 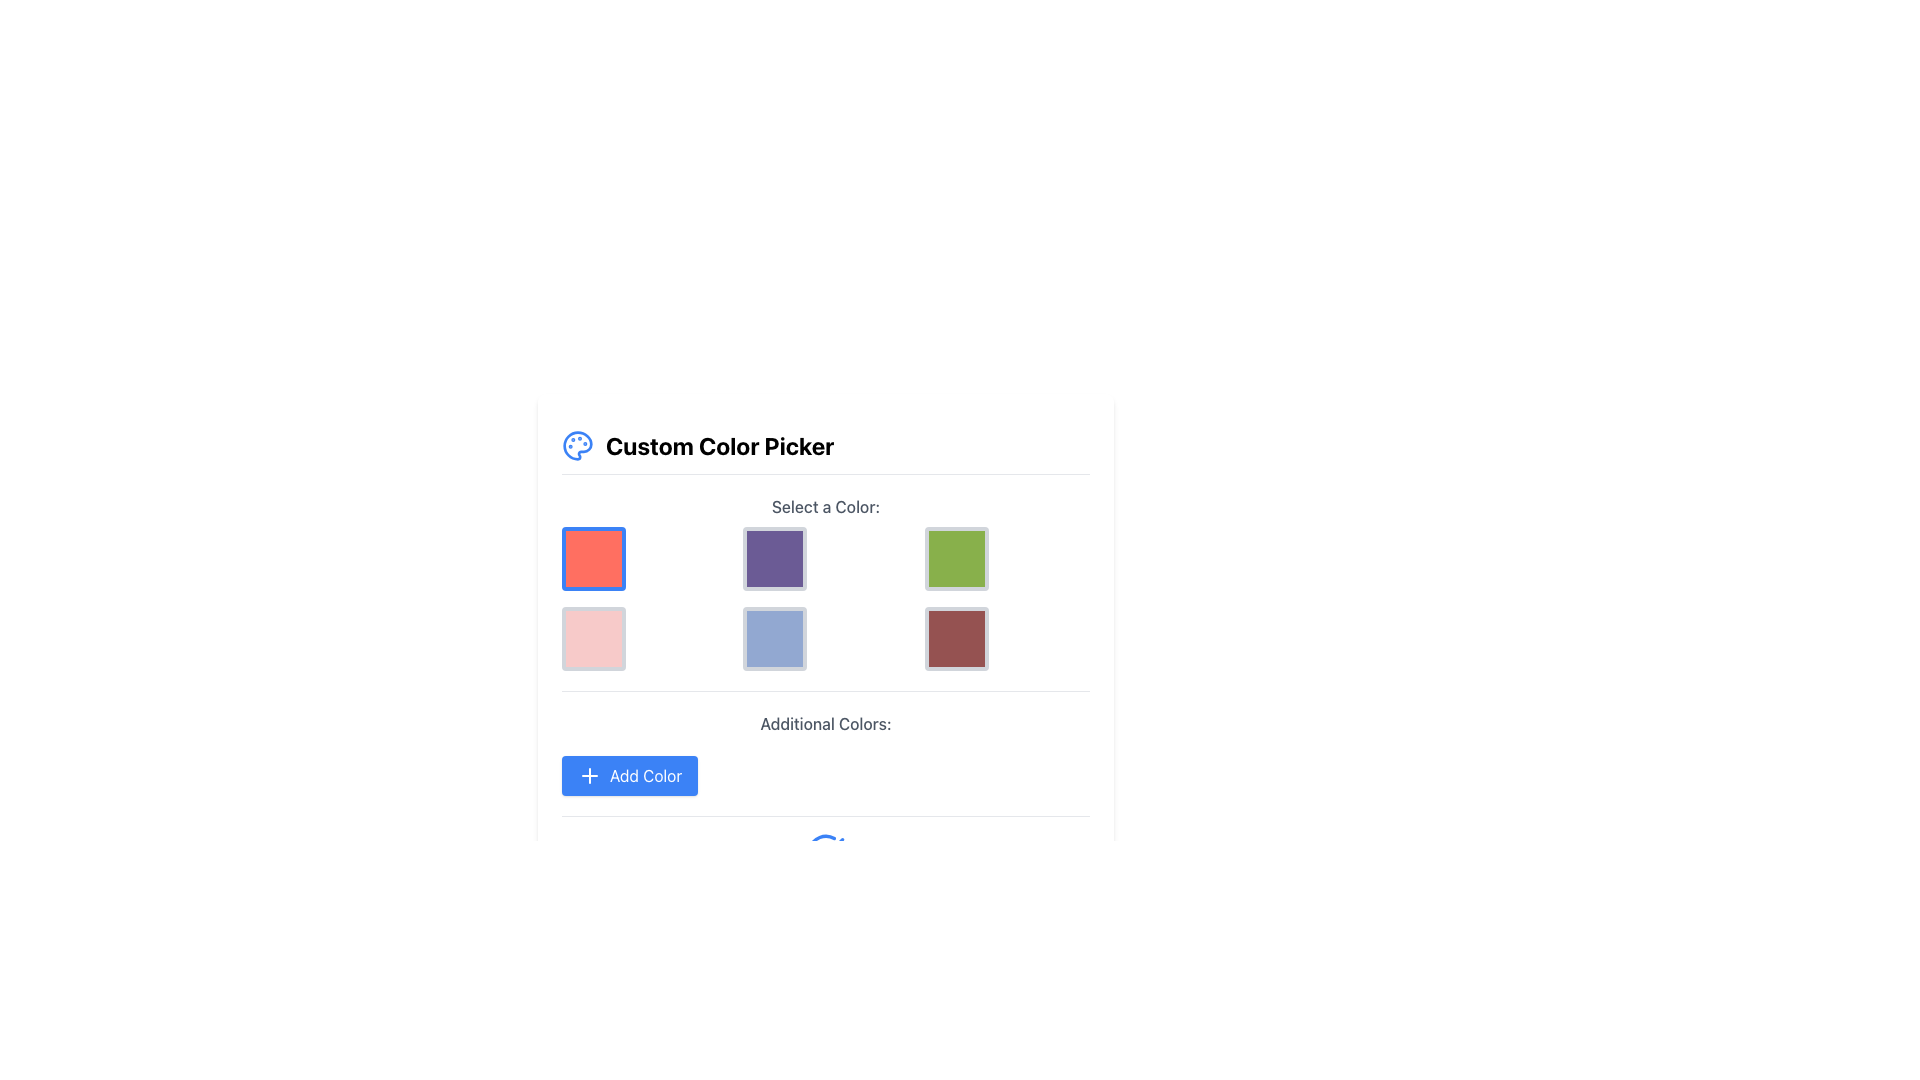 I want to click on the bright red square button with a blue border located in the 'Select a Color:' section, so click(x=593, y=559).